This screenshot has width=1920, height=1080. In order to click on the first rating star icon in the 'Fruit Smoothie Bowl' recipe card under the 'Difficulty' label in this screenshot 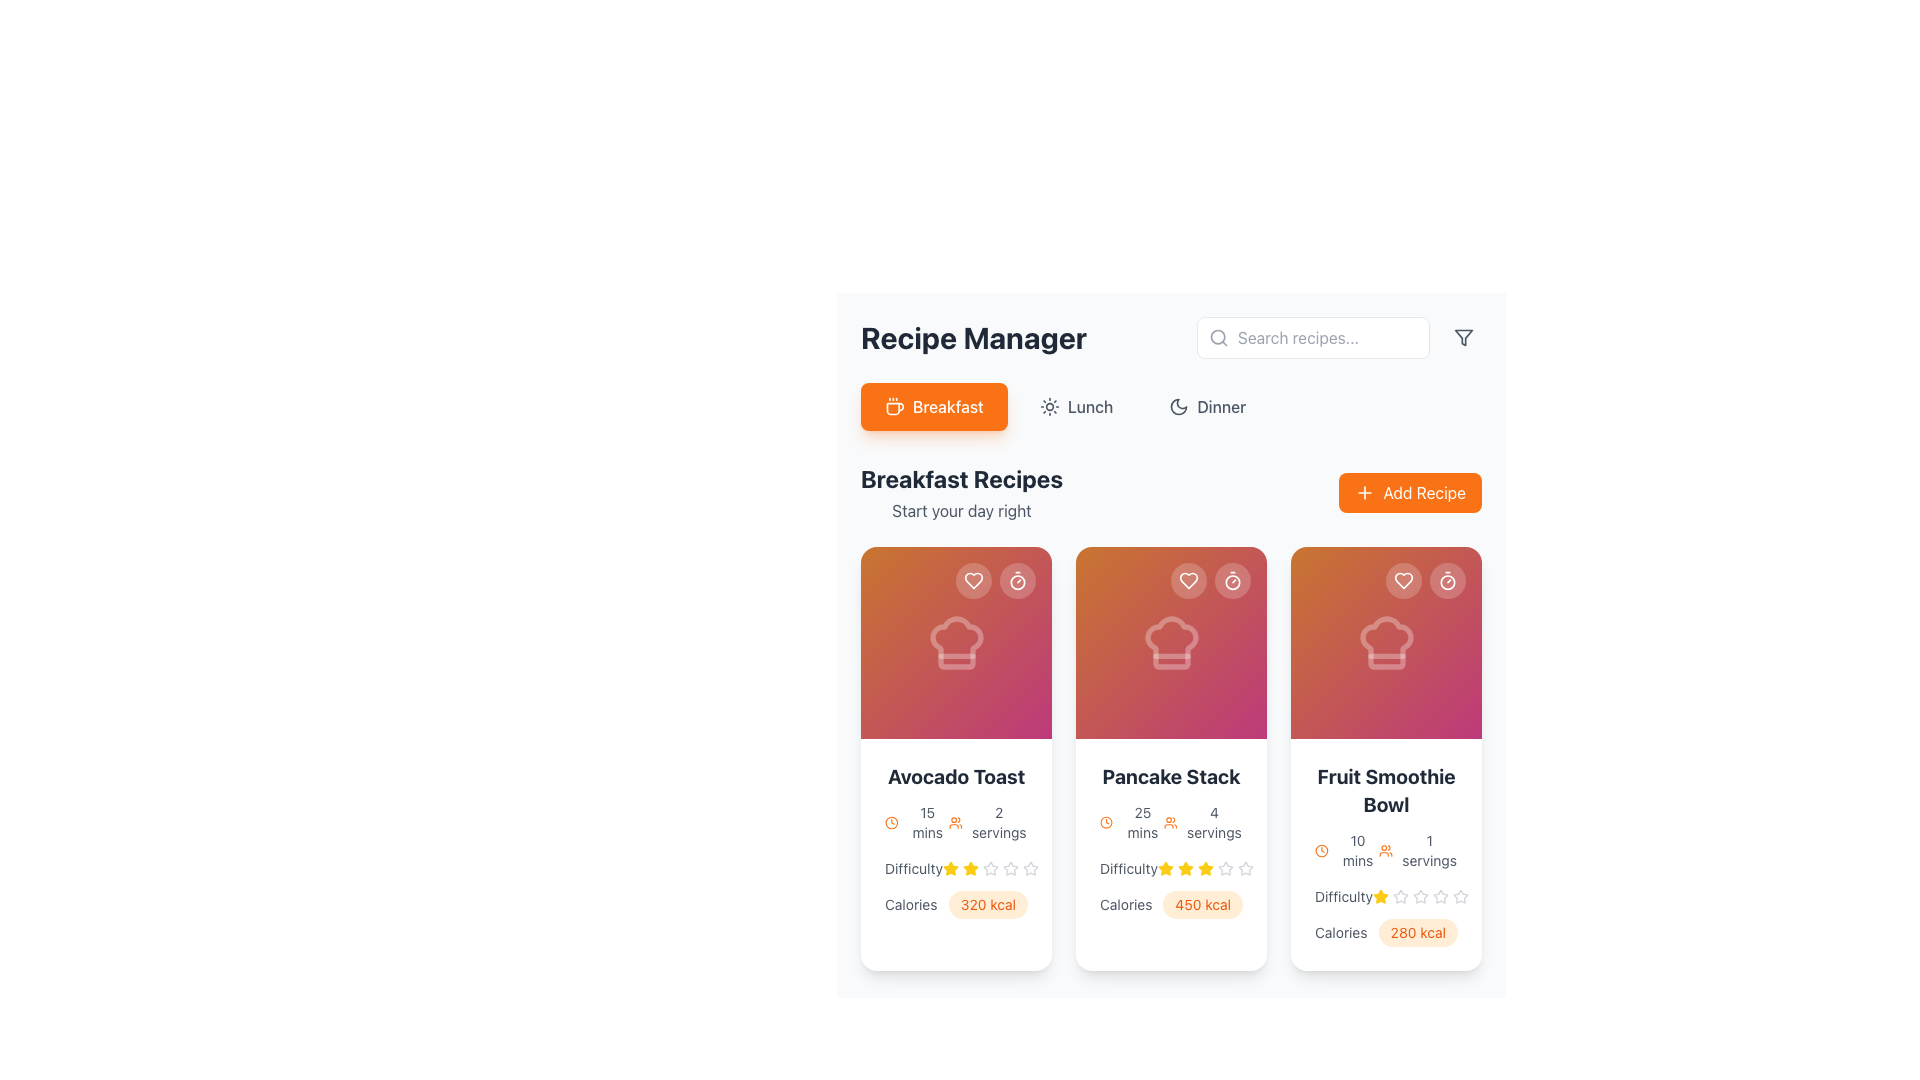, I will do `click(1440, 894)`.